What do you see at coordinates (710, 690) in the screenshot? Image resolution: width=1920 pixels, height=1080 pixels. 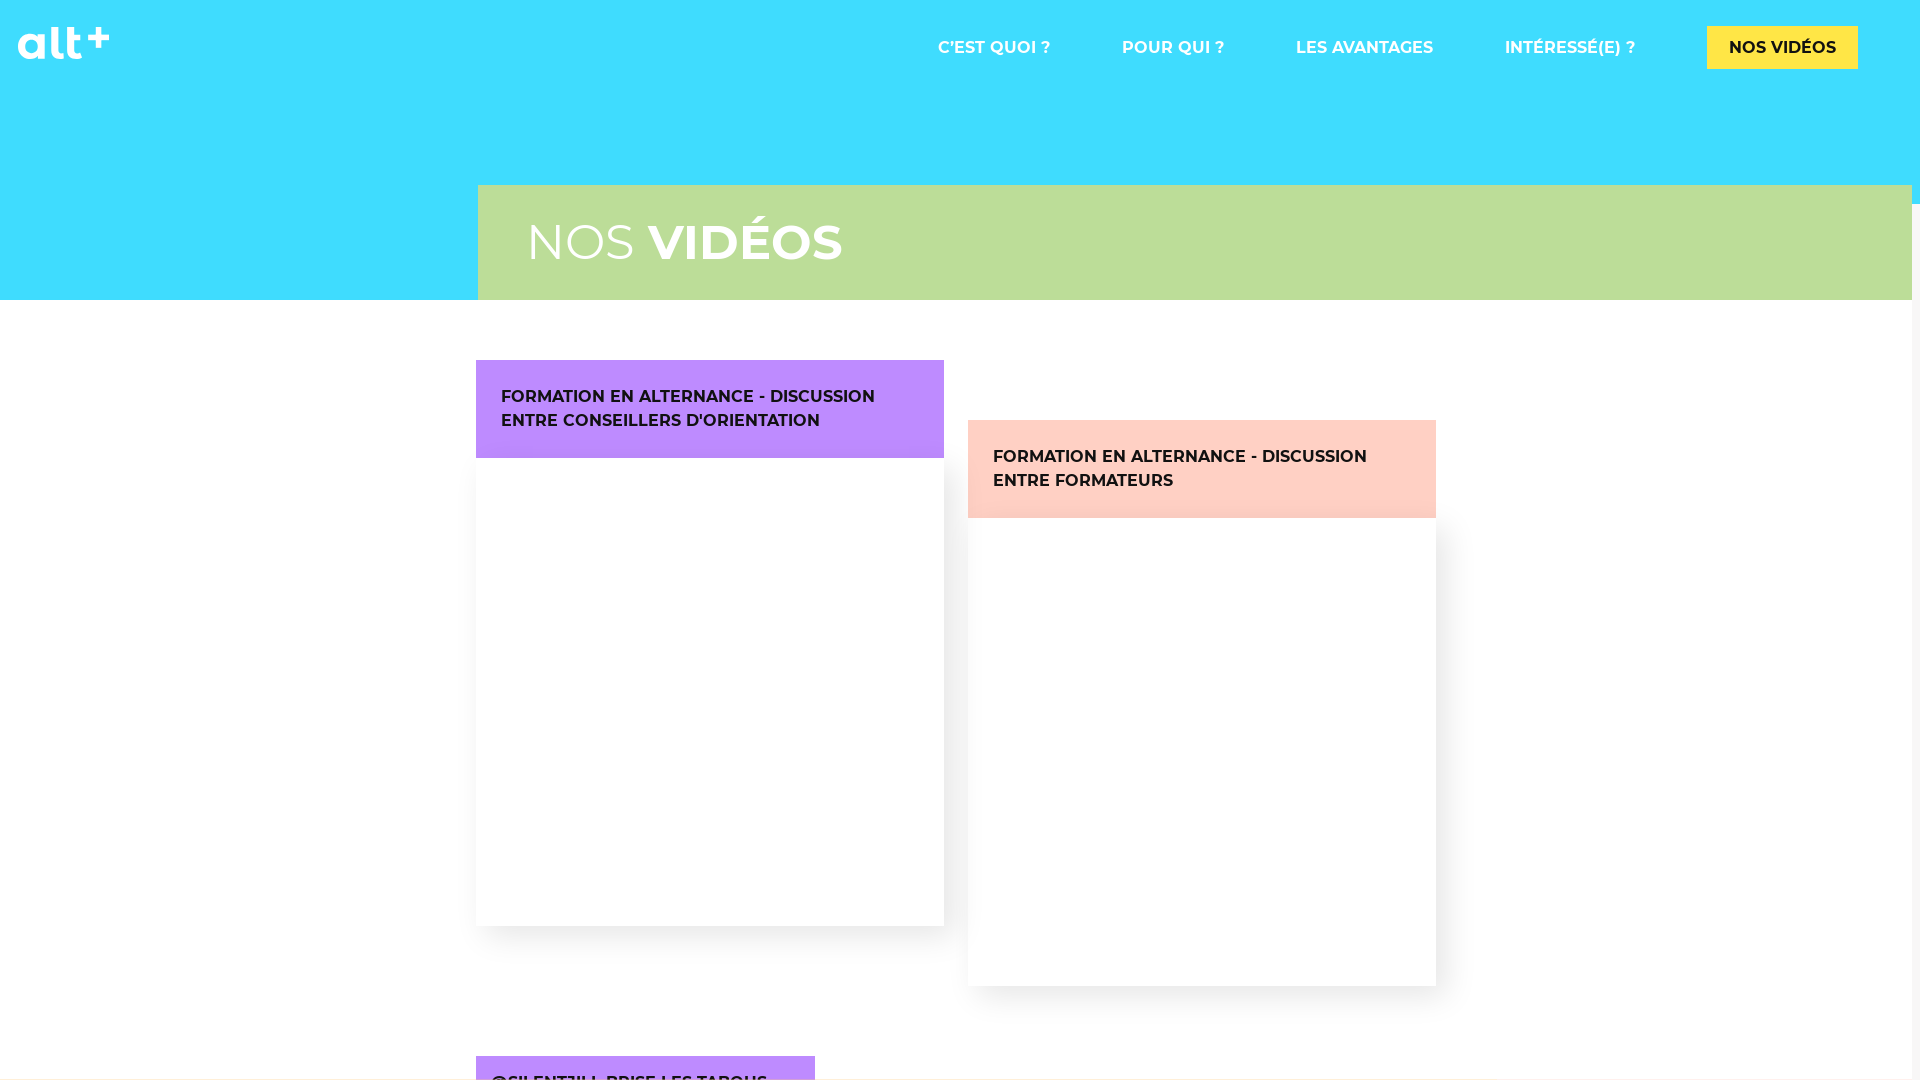 I see `'YouTube video player'` at bounding box center [710, 690].